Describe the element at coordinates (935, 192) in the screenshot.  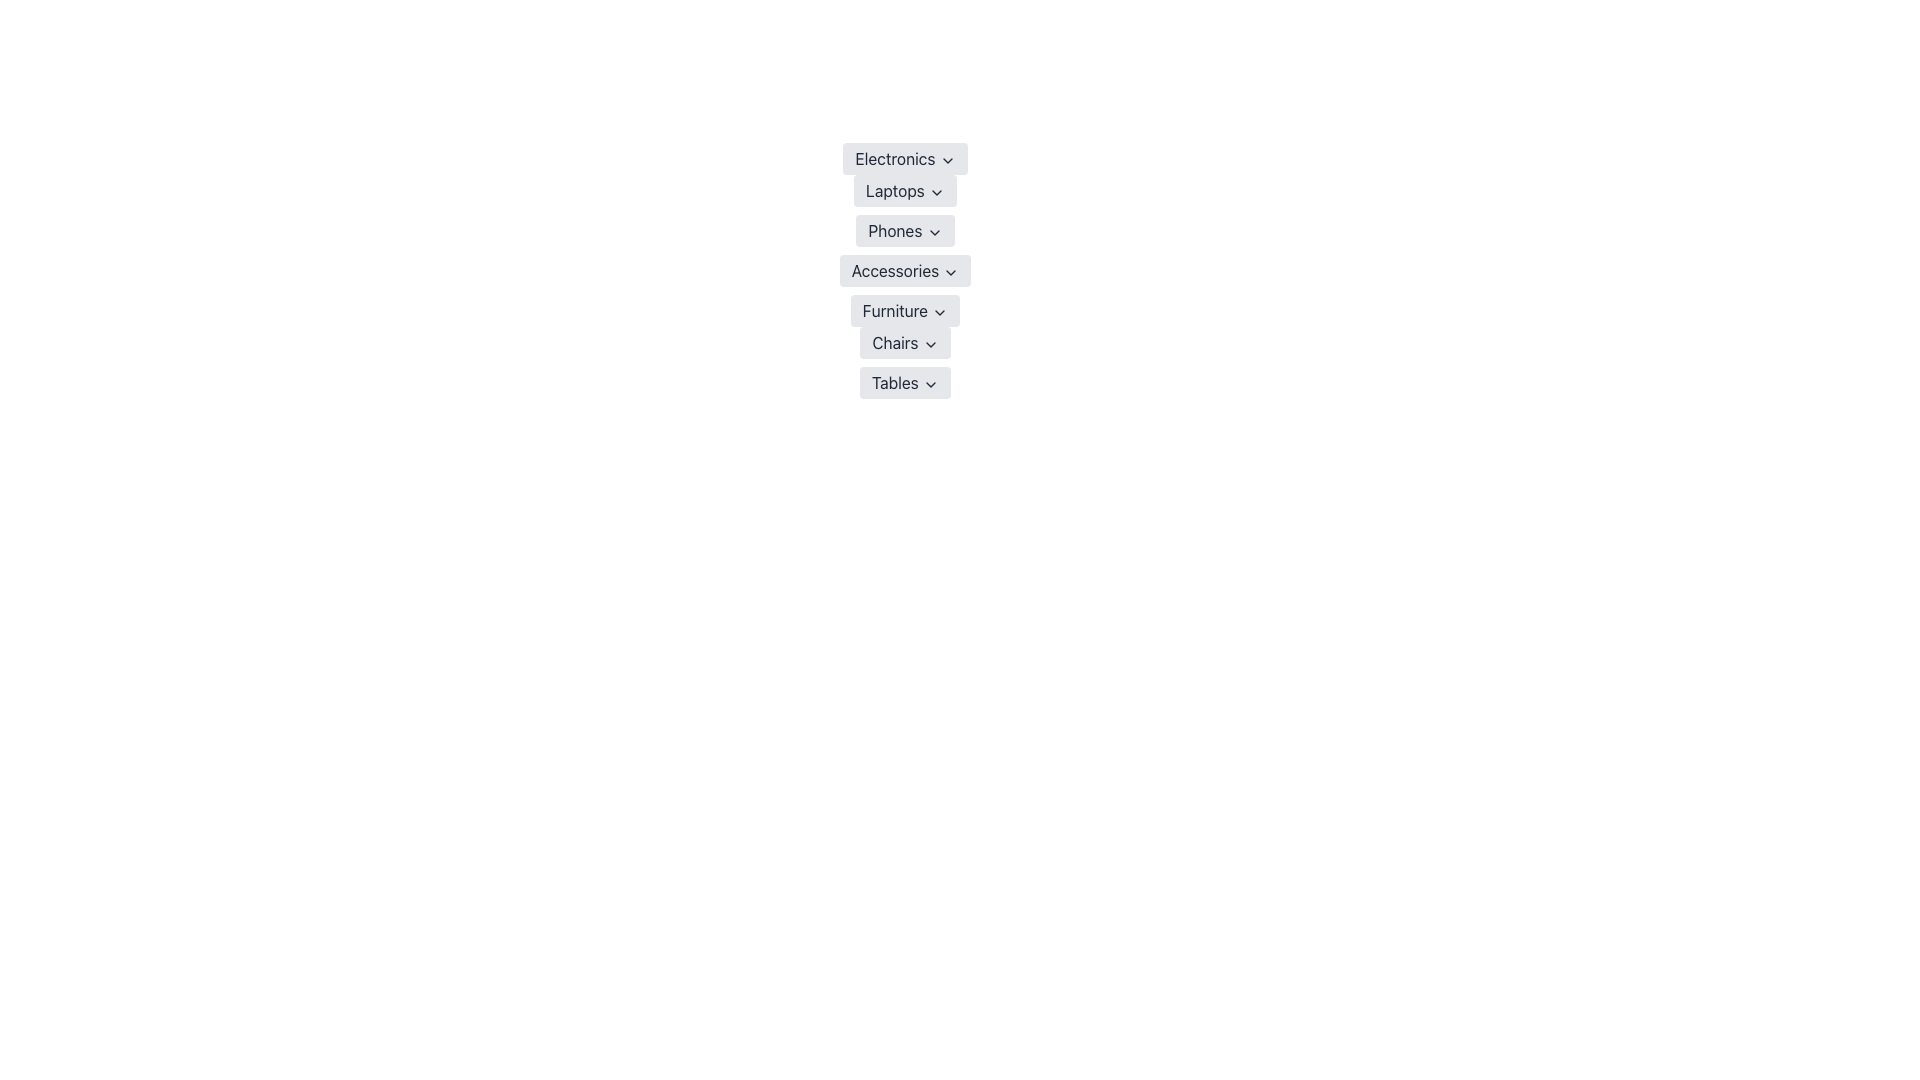
I see `the expandability of the downward-pointing chevron icon located to the right of the 'Laptops' text button` at that location.